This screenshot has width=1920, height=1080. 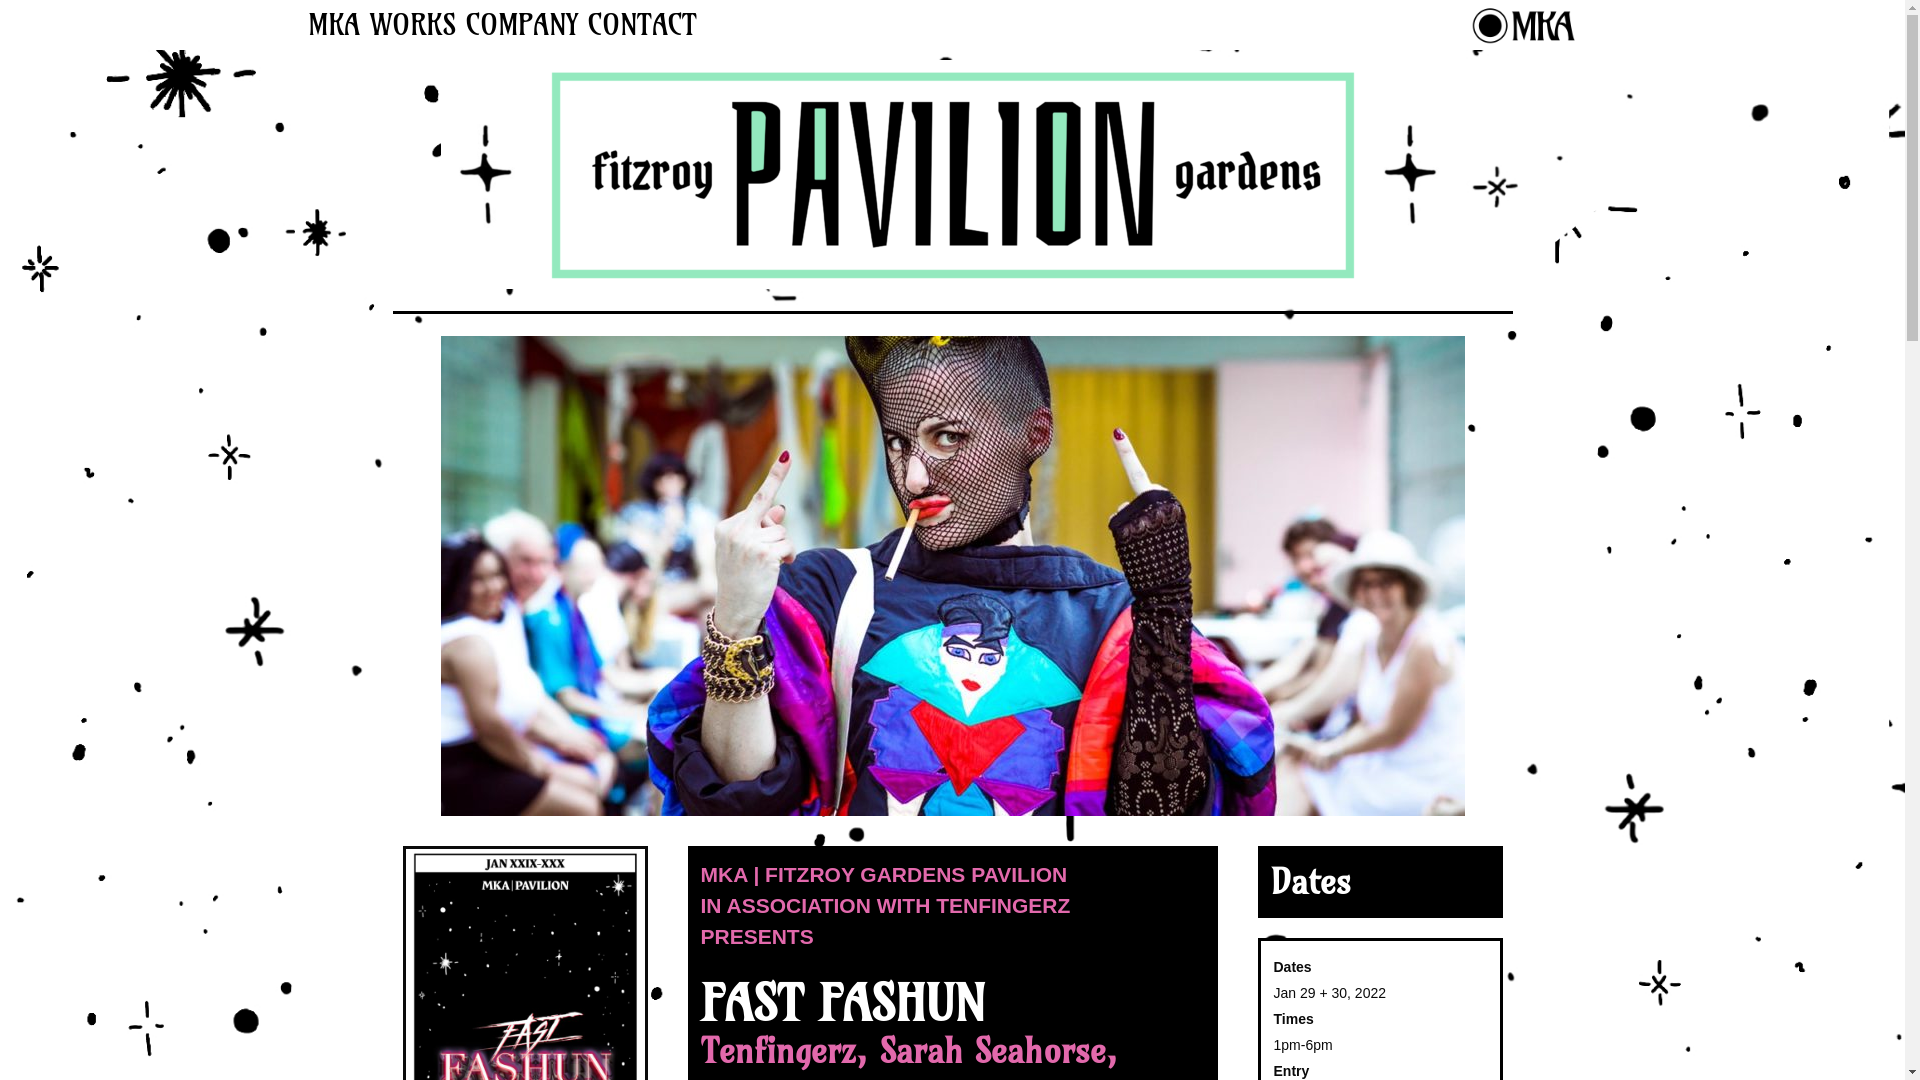 I want to click on 'CONTACT', so click(x=641, y=24).